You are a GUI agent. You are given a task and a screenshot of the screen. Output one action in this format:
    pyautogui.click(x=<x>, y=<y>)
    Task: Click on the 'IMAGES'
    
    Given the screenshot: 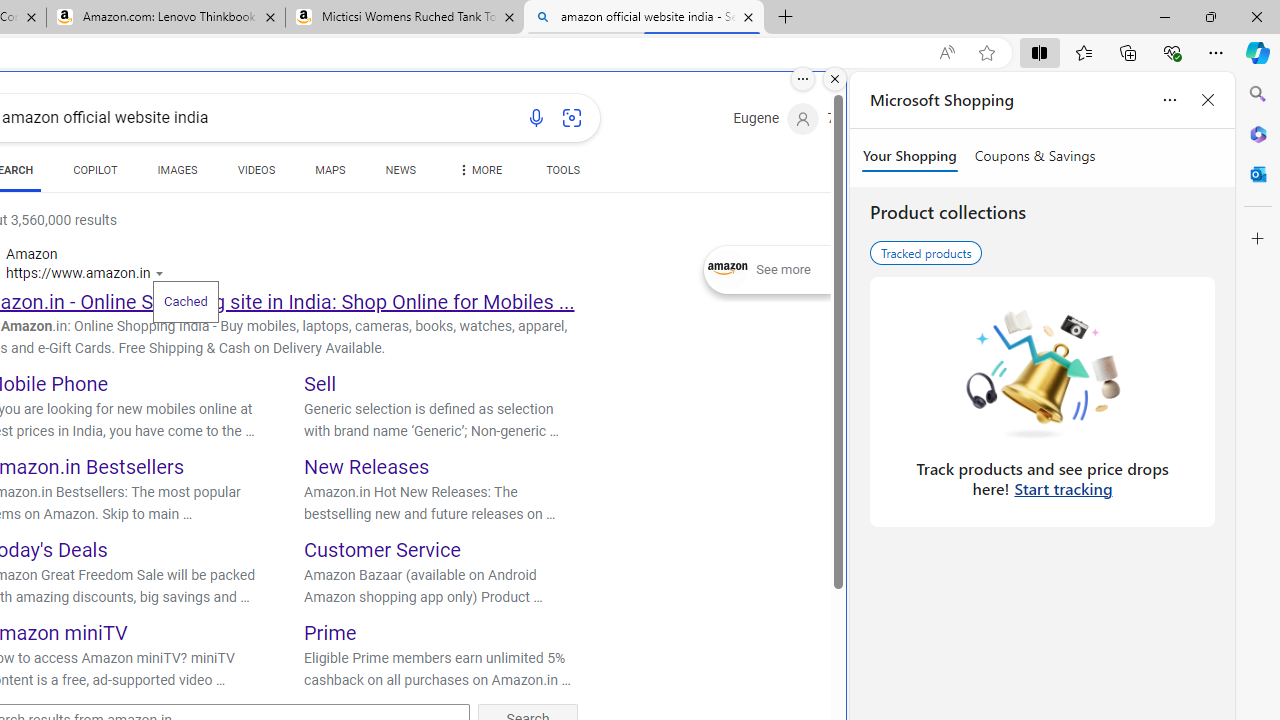 What is the action you would take?
    pyautogui.click(x=177, y=172)
    